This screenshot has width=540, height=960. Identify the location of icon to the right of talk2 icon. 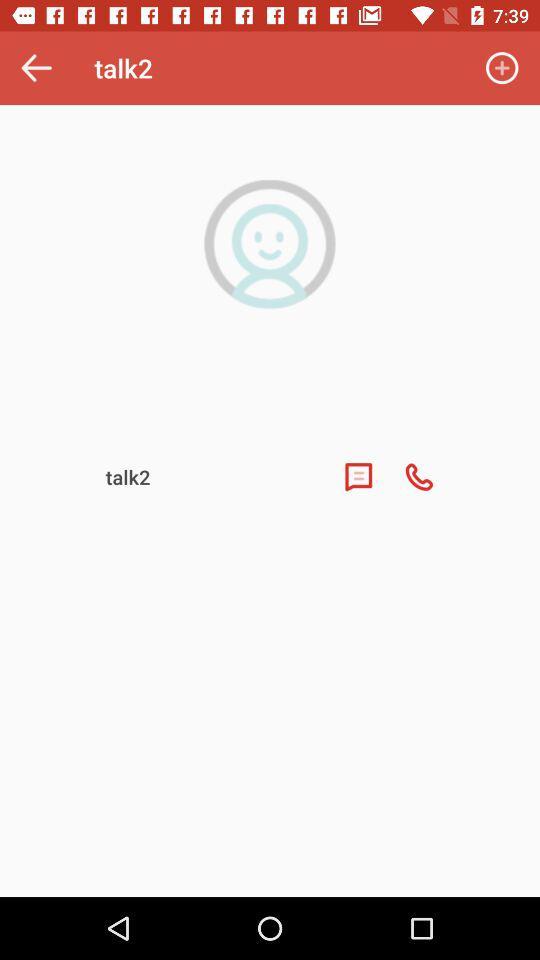
(501, 68).